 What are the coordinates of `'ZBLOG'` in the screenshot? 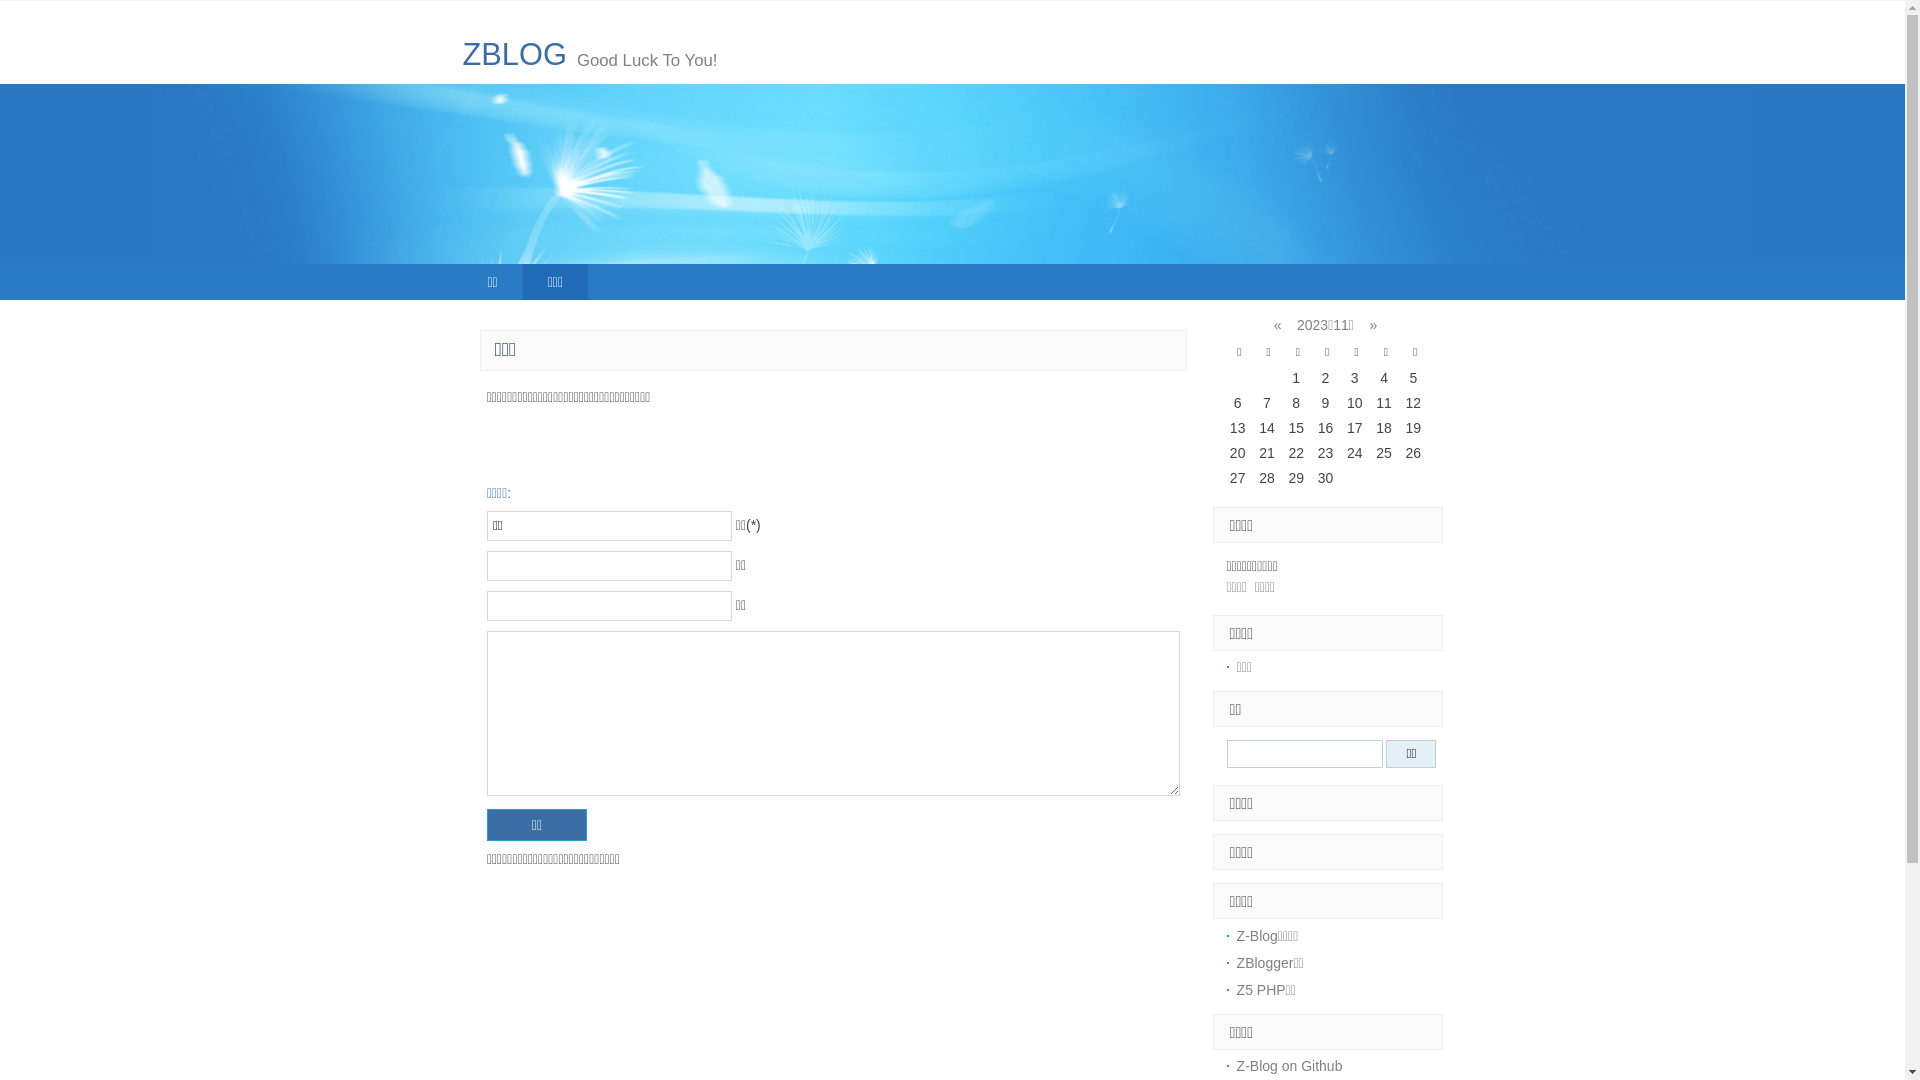 It's located at (513, 53).